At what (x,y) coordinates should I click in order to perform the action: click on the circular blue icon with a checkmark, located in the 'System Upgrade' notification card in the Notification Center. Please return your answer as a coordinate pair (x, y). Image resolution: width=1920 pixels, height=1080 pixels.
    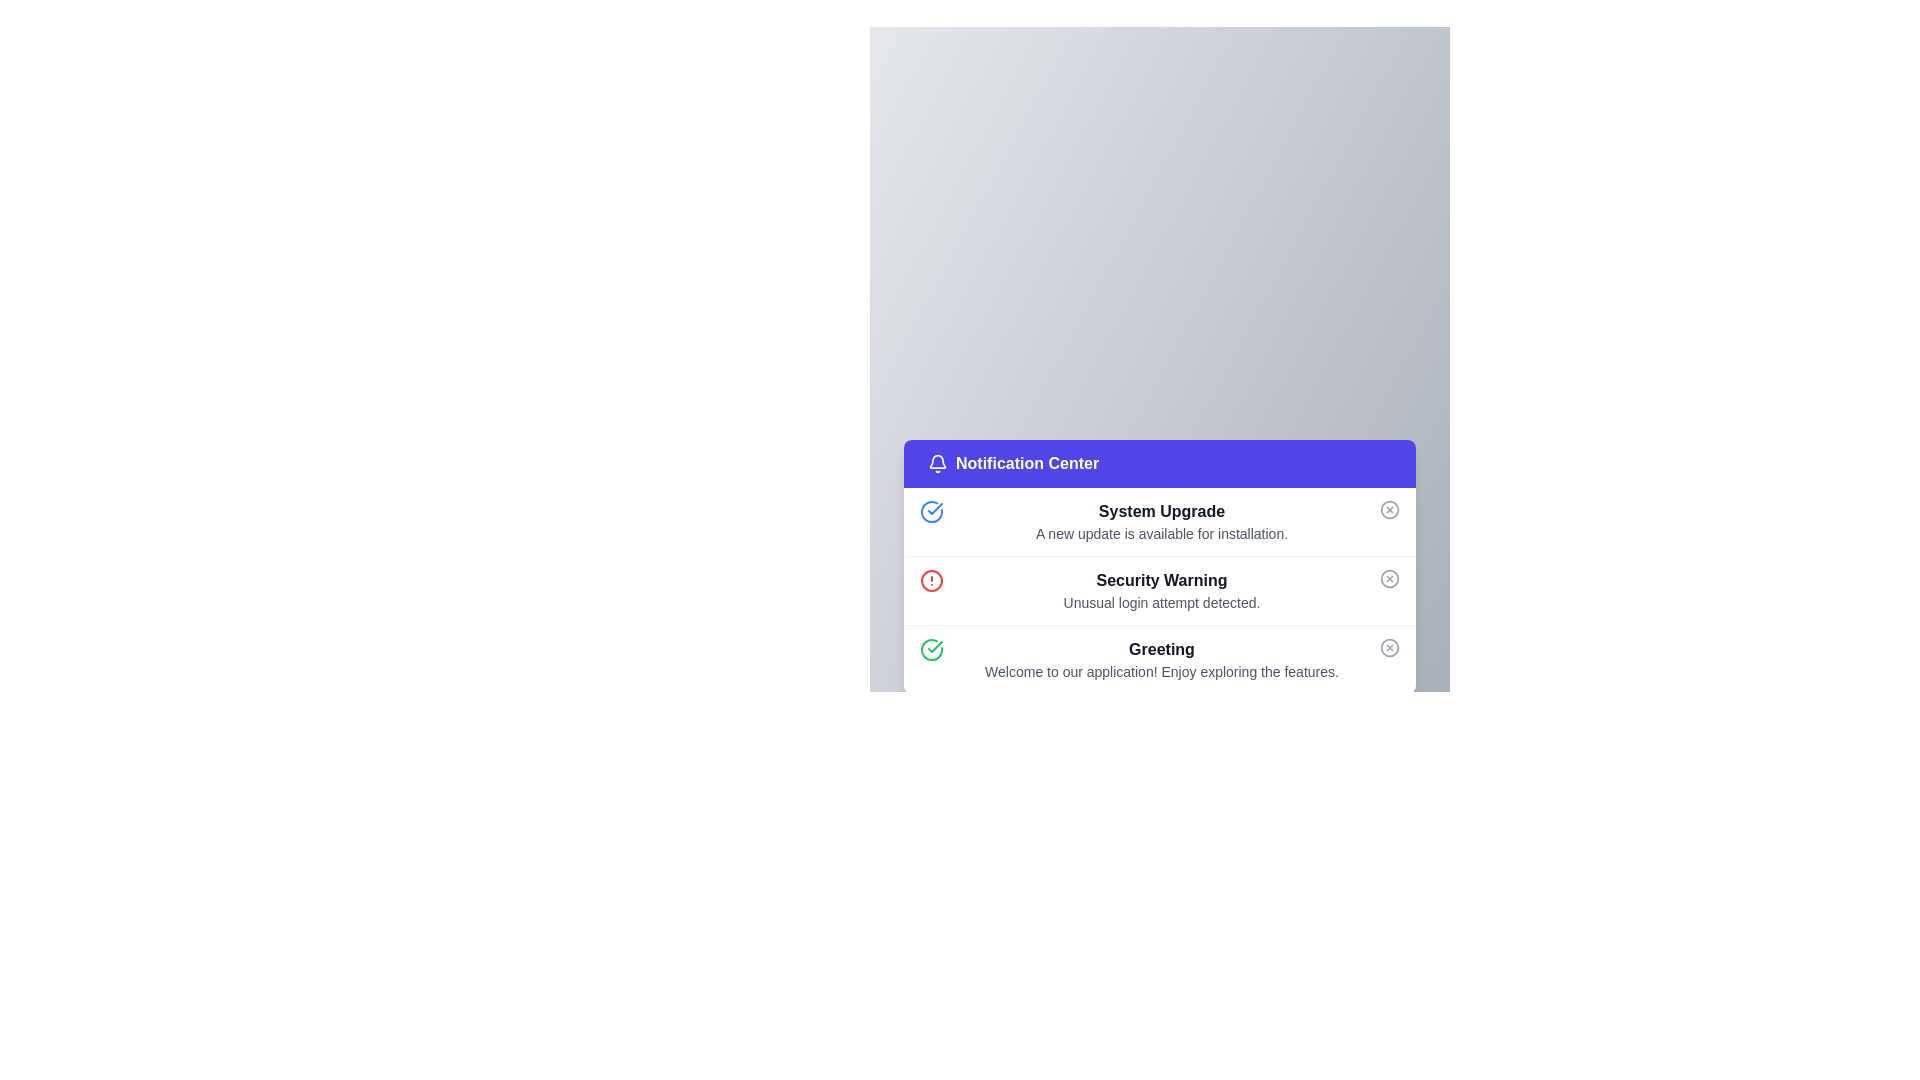
    Looking at the image, I should click on (930, 511).